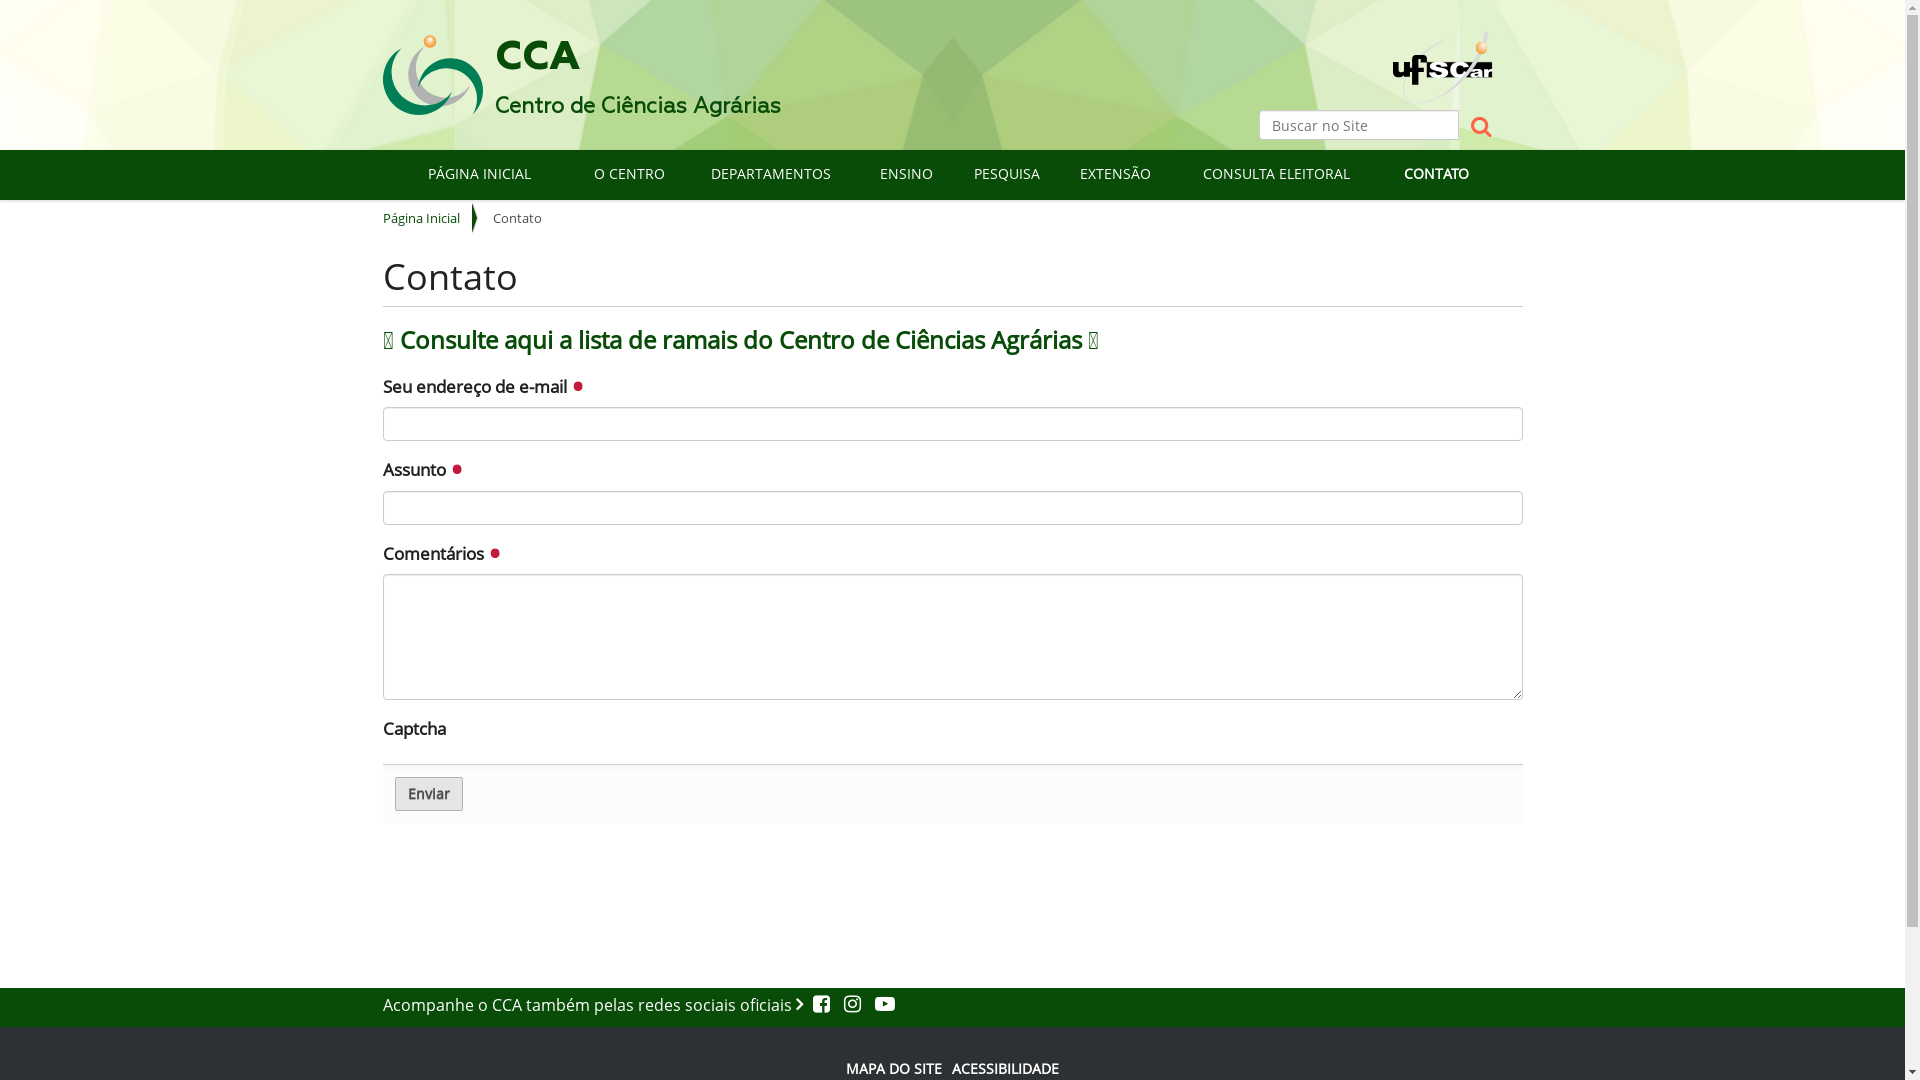  Describe the element at coordinates (859, 172) in the screenshot. I see `'ENSINO'` at that location.